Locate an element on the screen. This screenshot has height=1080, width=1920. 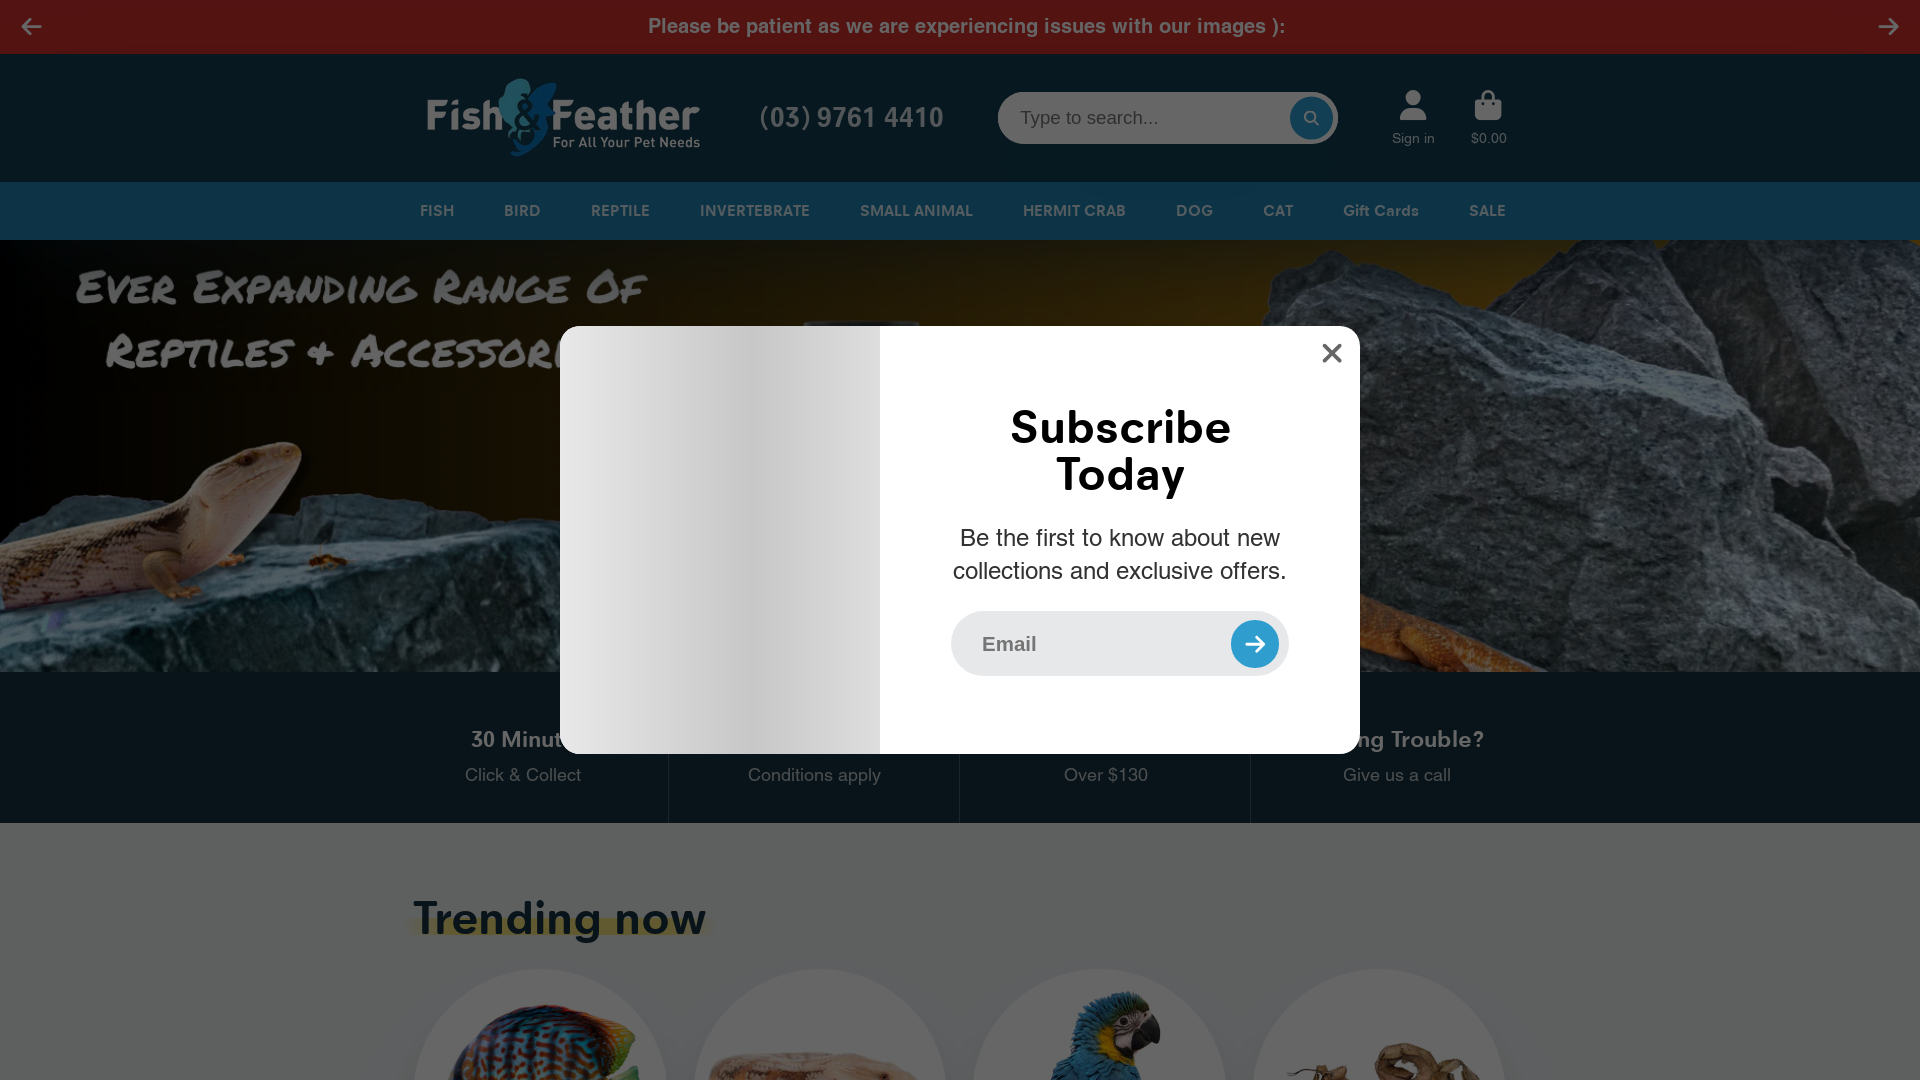
'FISH' is located at coordinates (431, 211).